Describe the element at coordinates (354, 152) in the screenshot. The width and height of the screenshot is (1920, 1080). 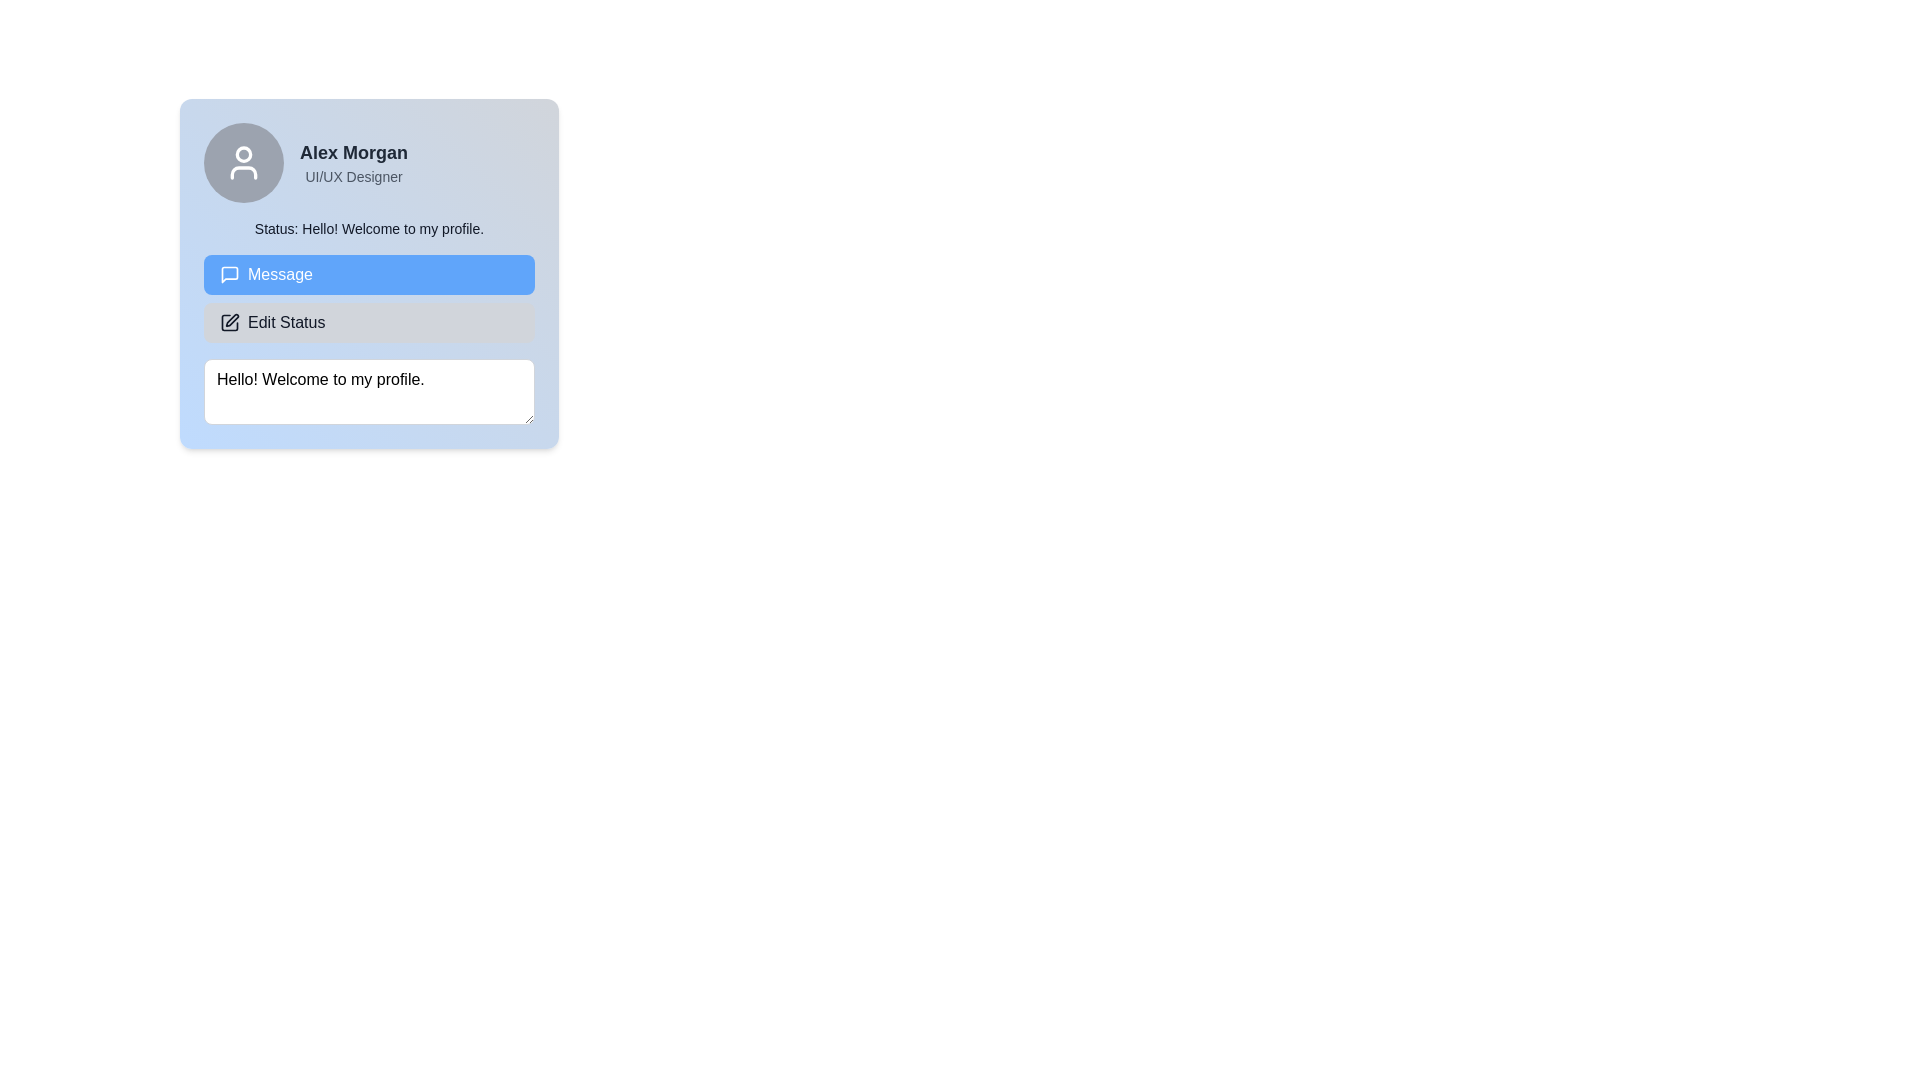
I see `the bold, dark gray text displaying the name 'Alex Morgan', which is located at the top of a profile card and prominently styled to stand out` at that location.